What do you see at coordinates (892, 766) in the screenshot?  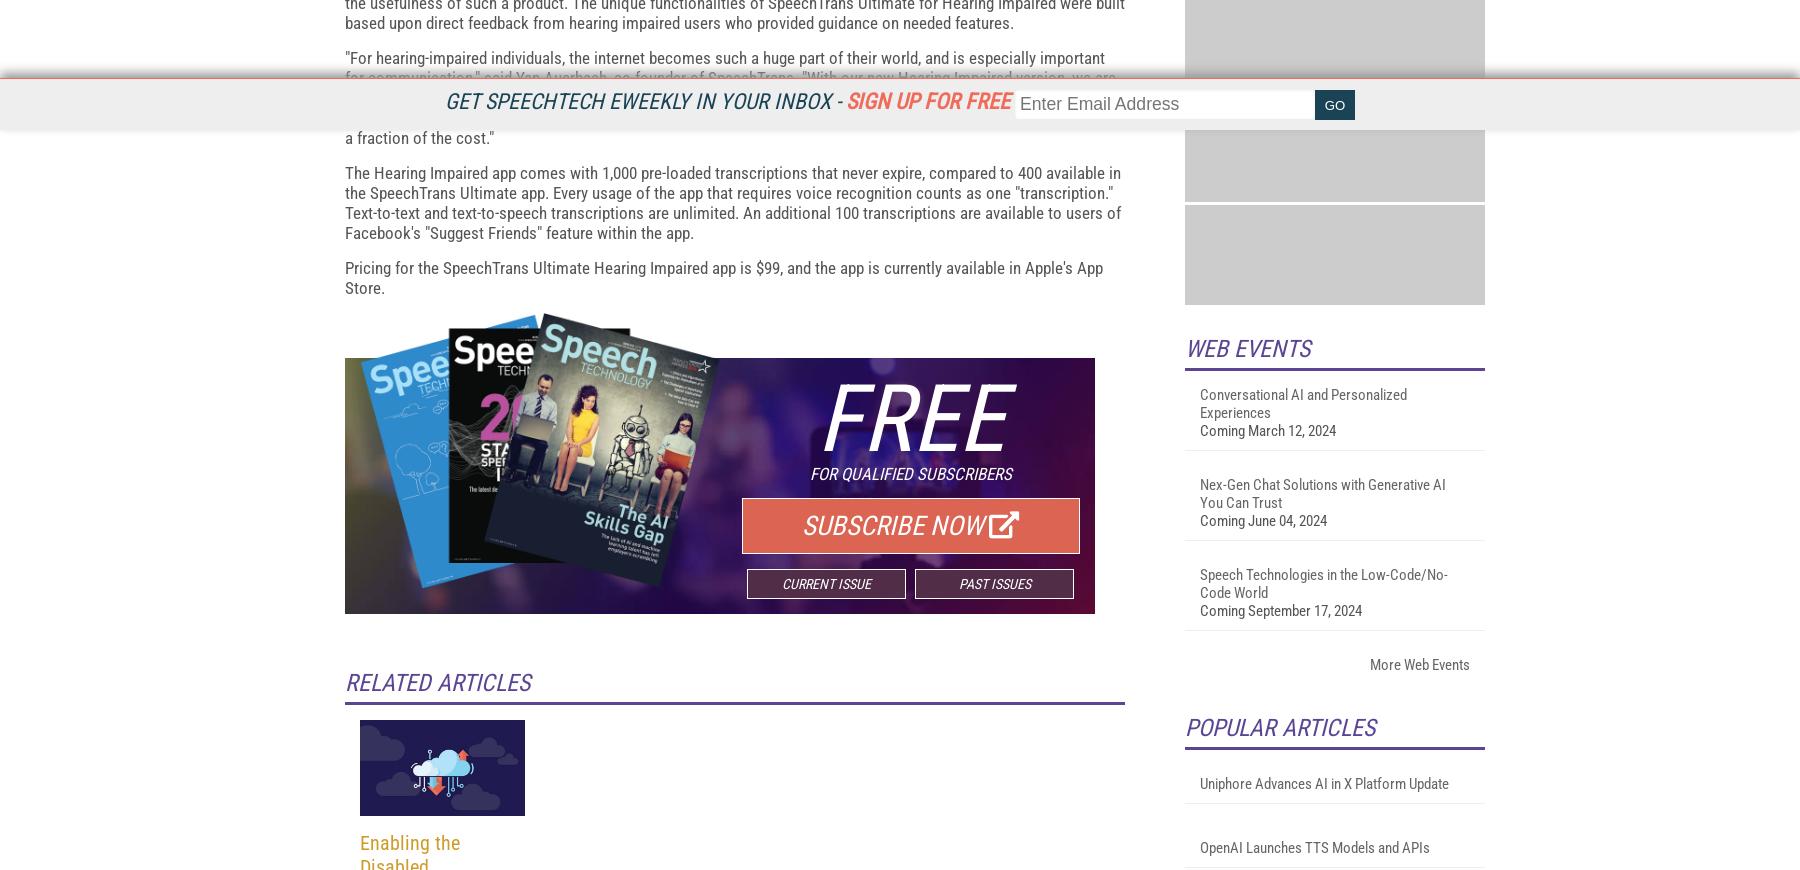 I see `'Subscribe Now'` at bounding box center [892, 766].